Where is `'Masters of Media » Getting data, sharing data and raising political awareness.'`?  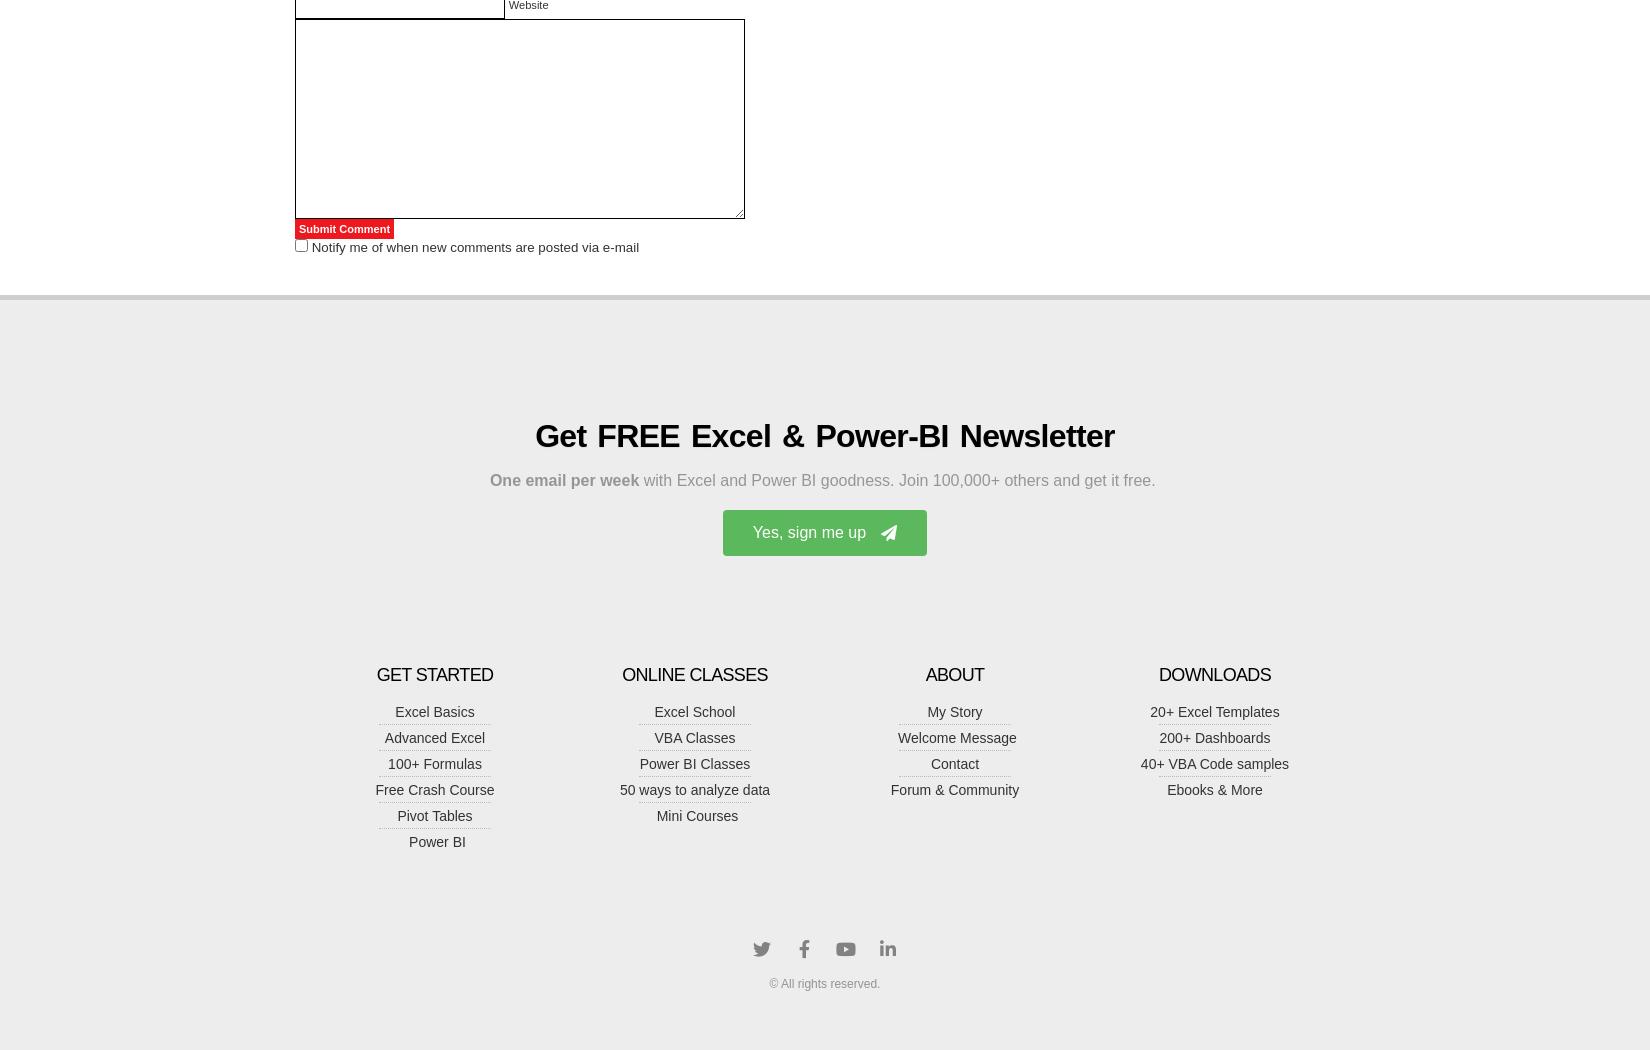
'Masters of Media » Getting data, sharing data and raising political awareness.' is located at coordinates (309, 396).